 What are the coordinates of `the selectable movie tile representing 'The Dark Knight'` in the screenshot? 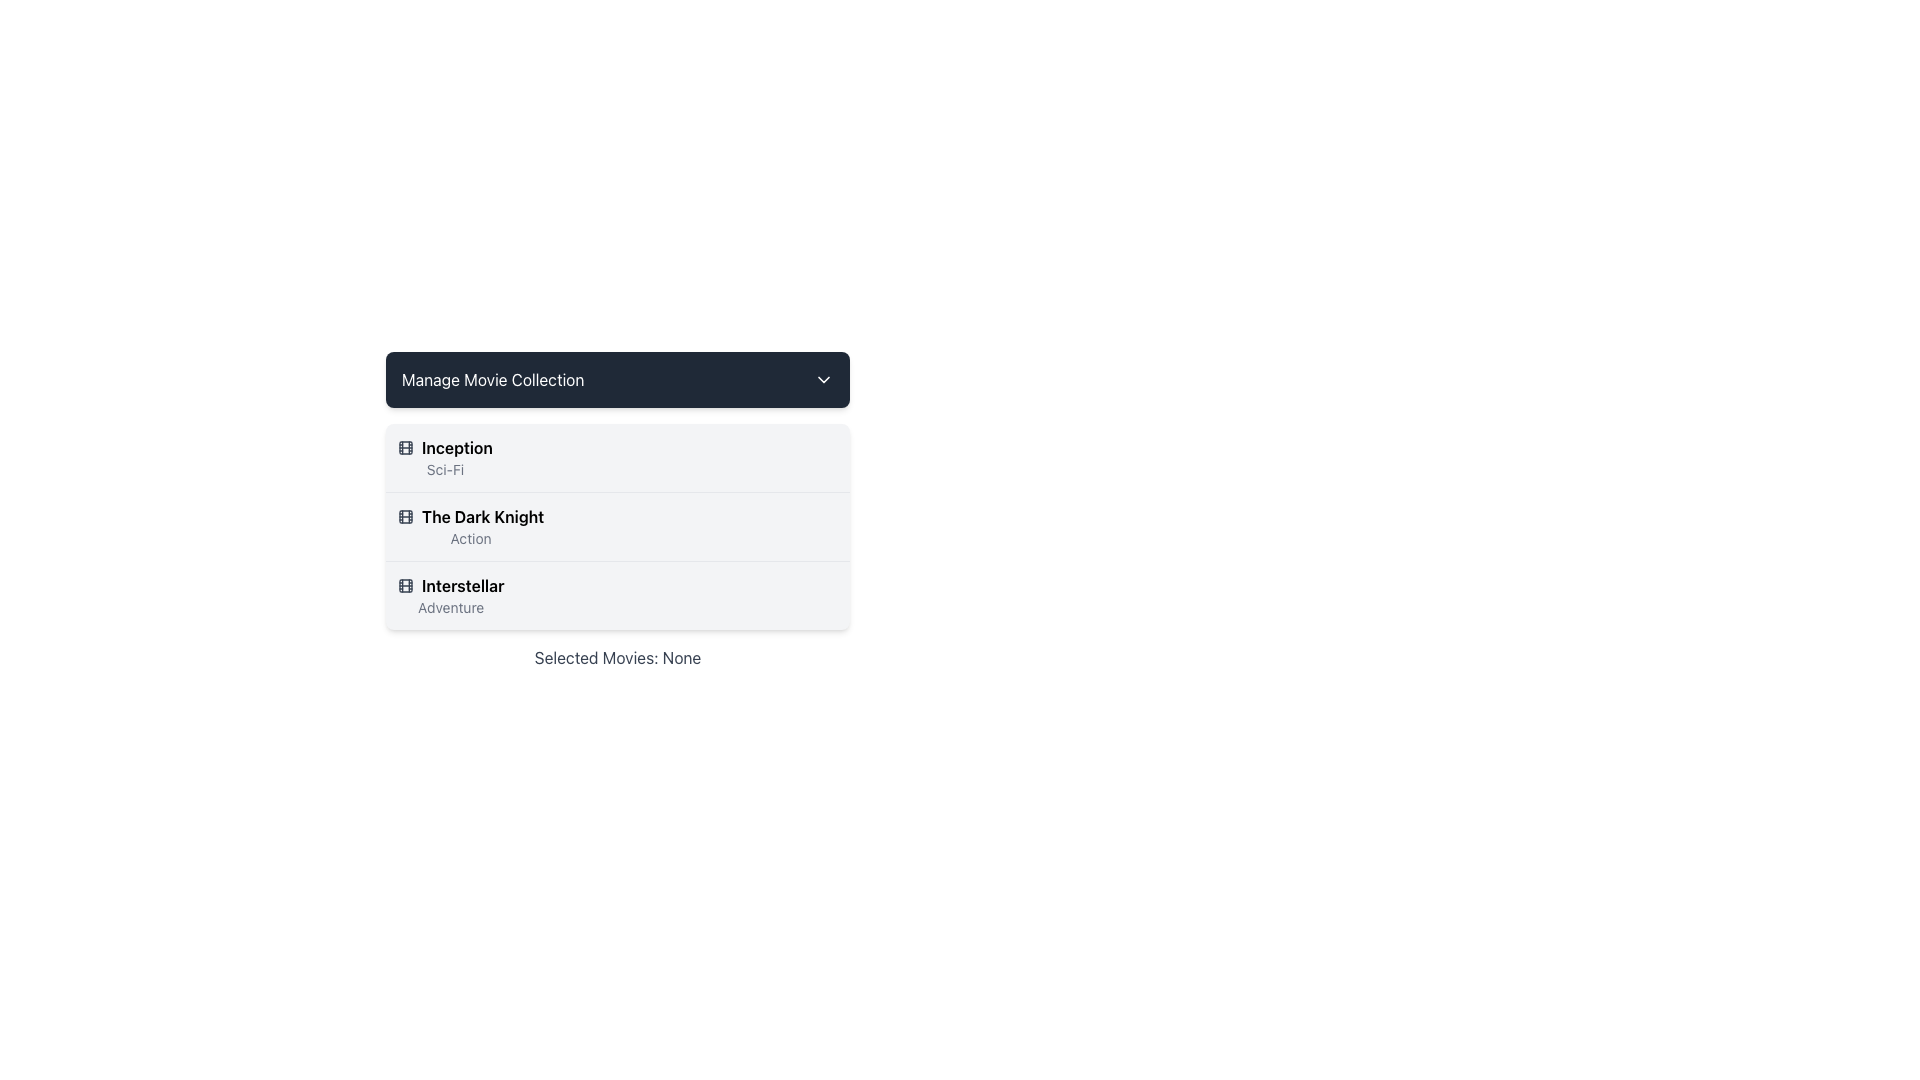 It's located at (617, 524).